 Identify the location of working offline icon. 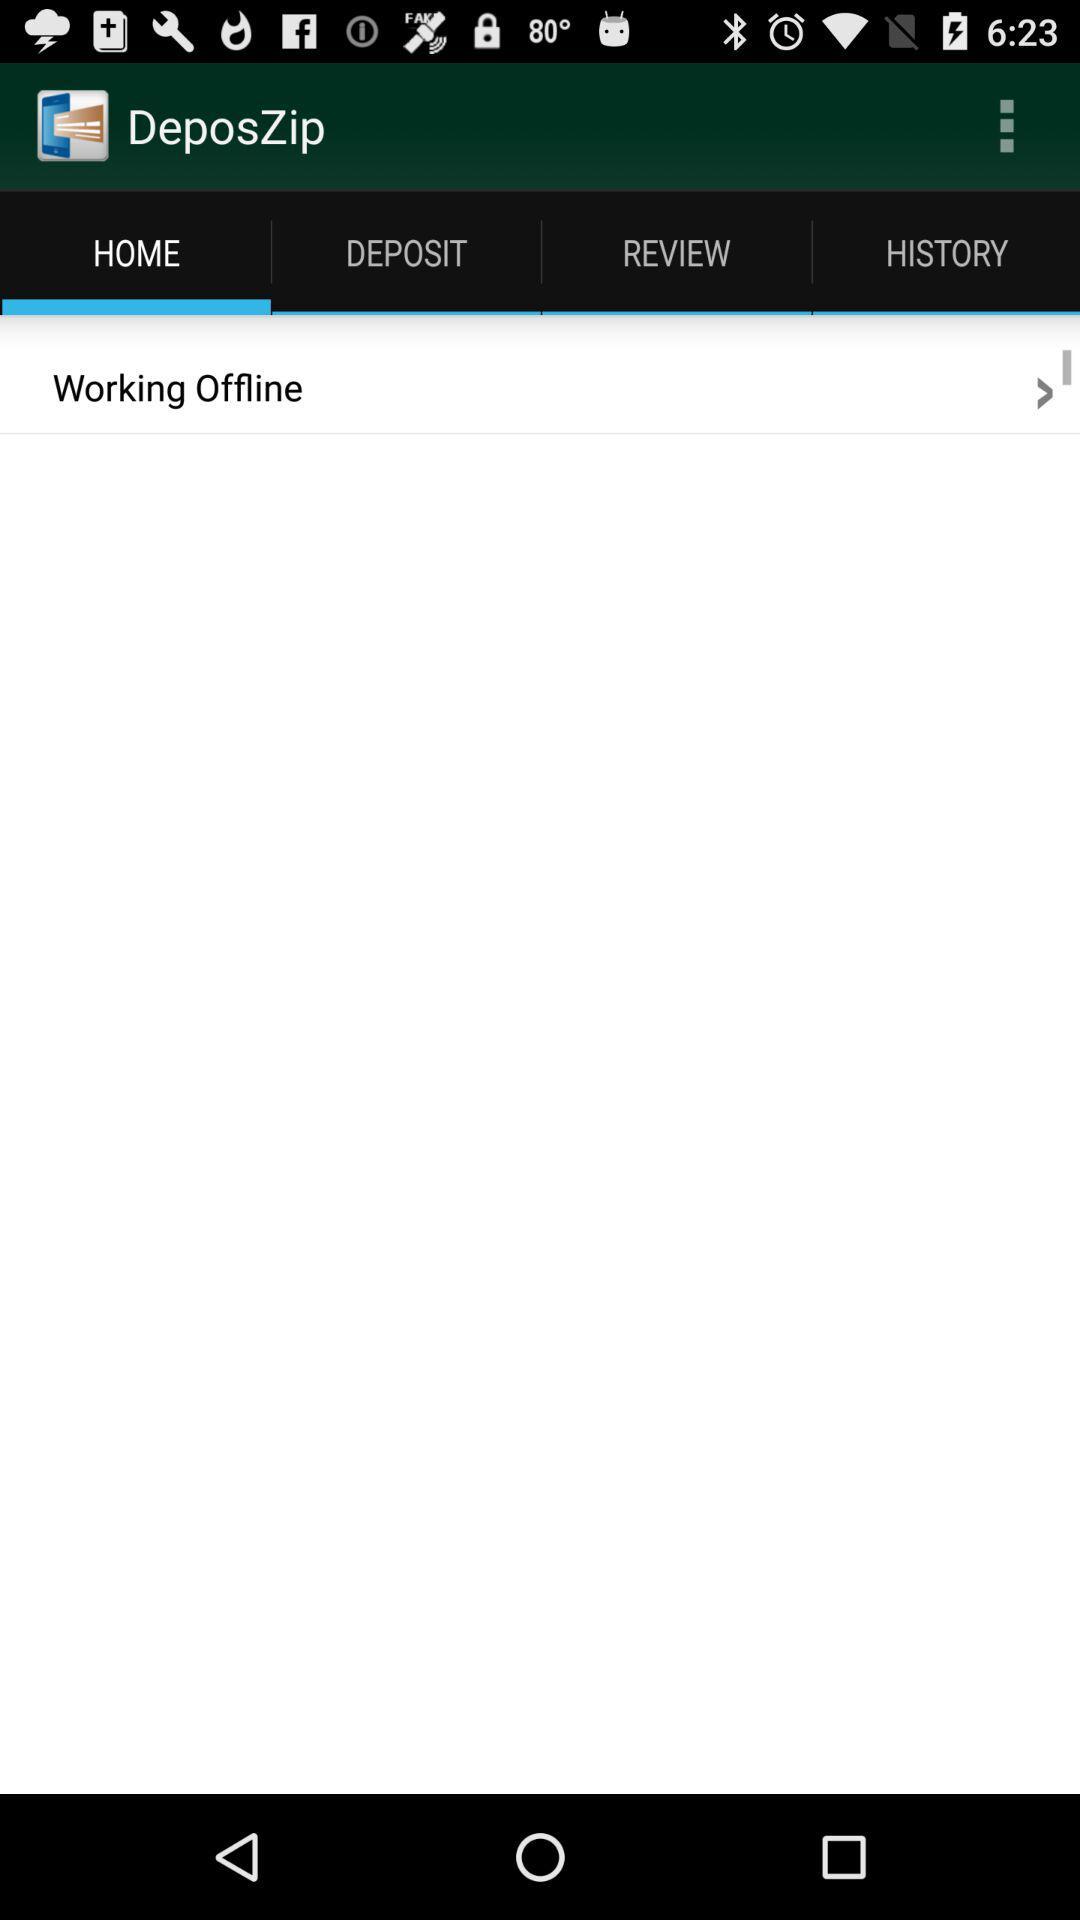
(163, 387).